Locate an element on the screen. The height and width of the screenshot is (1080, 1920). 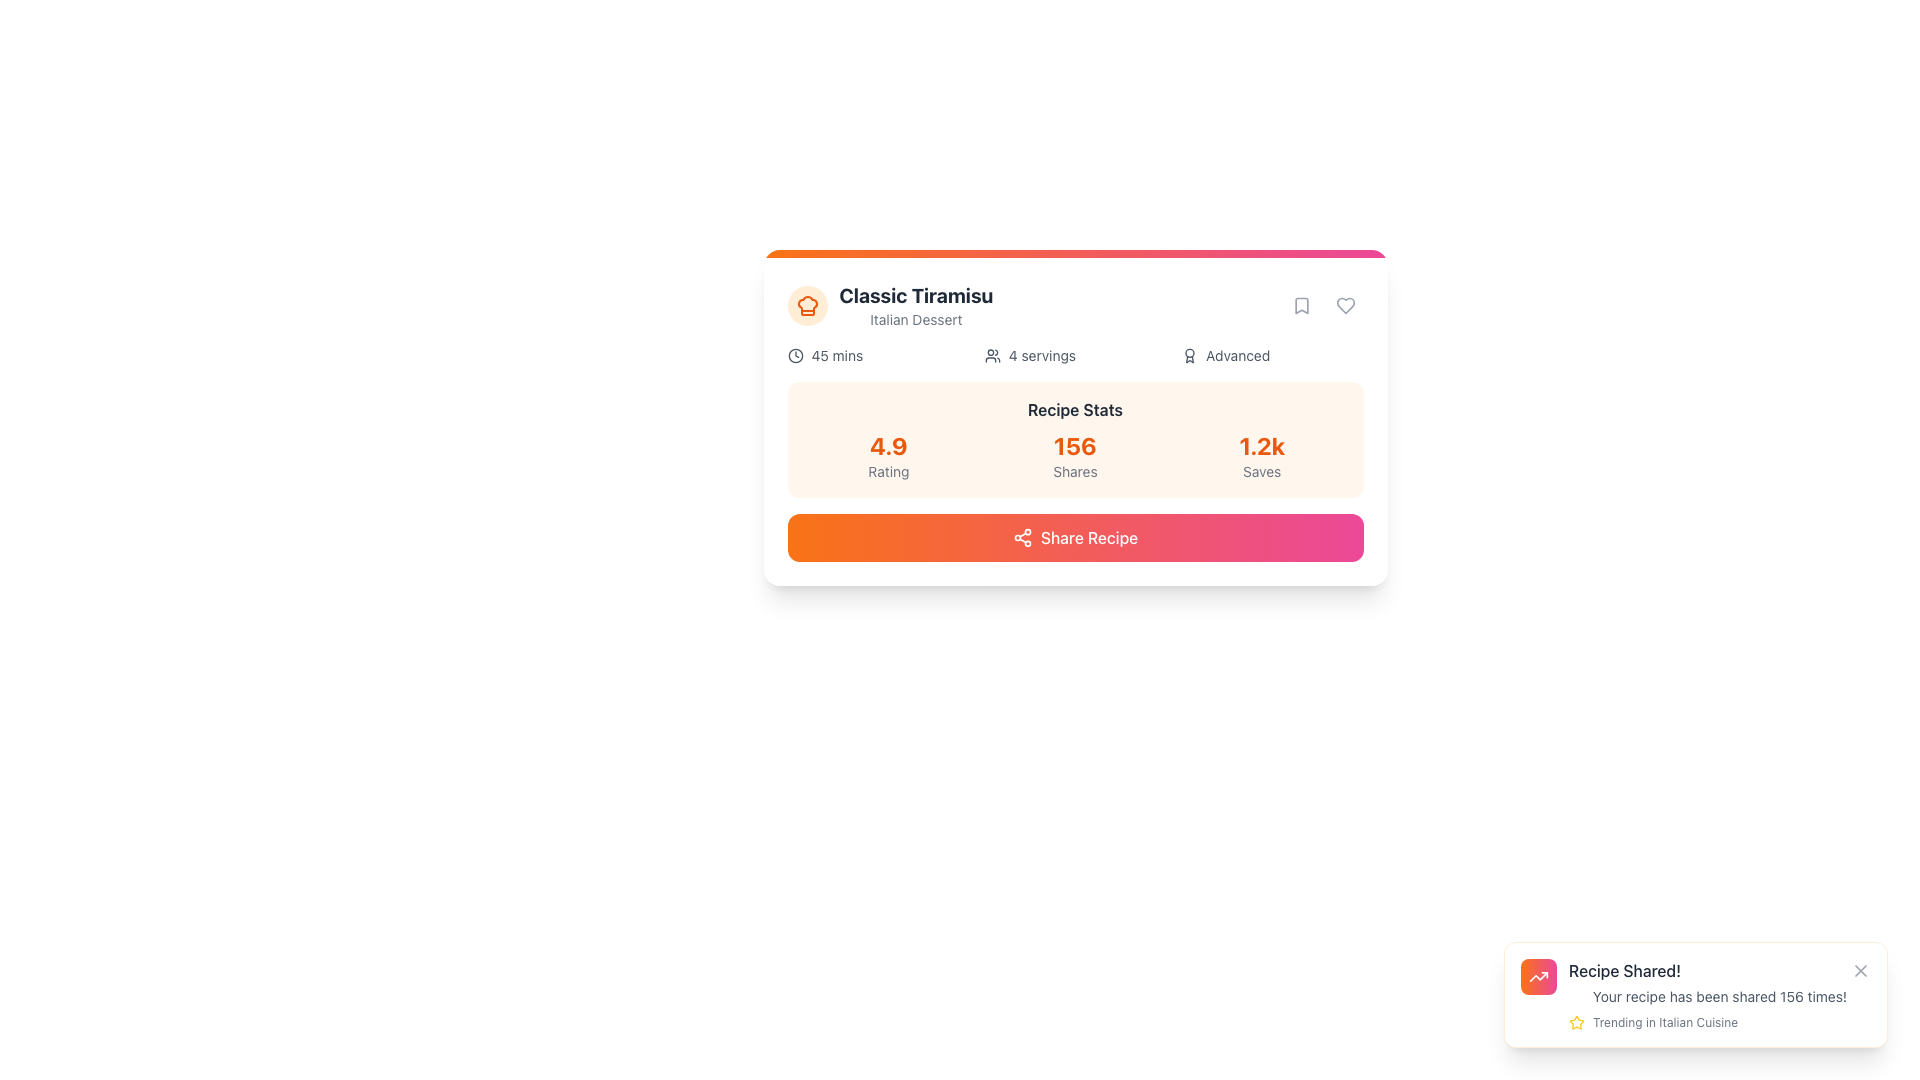
text label that serves as the title for the content above the 'Italian Dessert' line, located in the top-left segment of the card-like interface is located at coordinates (915, 296).